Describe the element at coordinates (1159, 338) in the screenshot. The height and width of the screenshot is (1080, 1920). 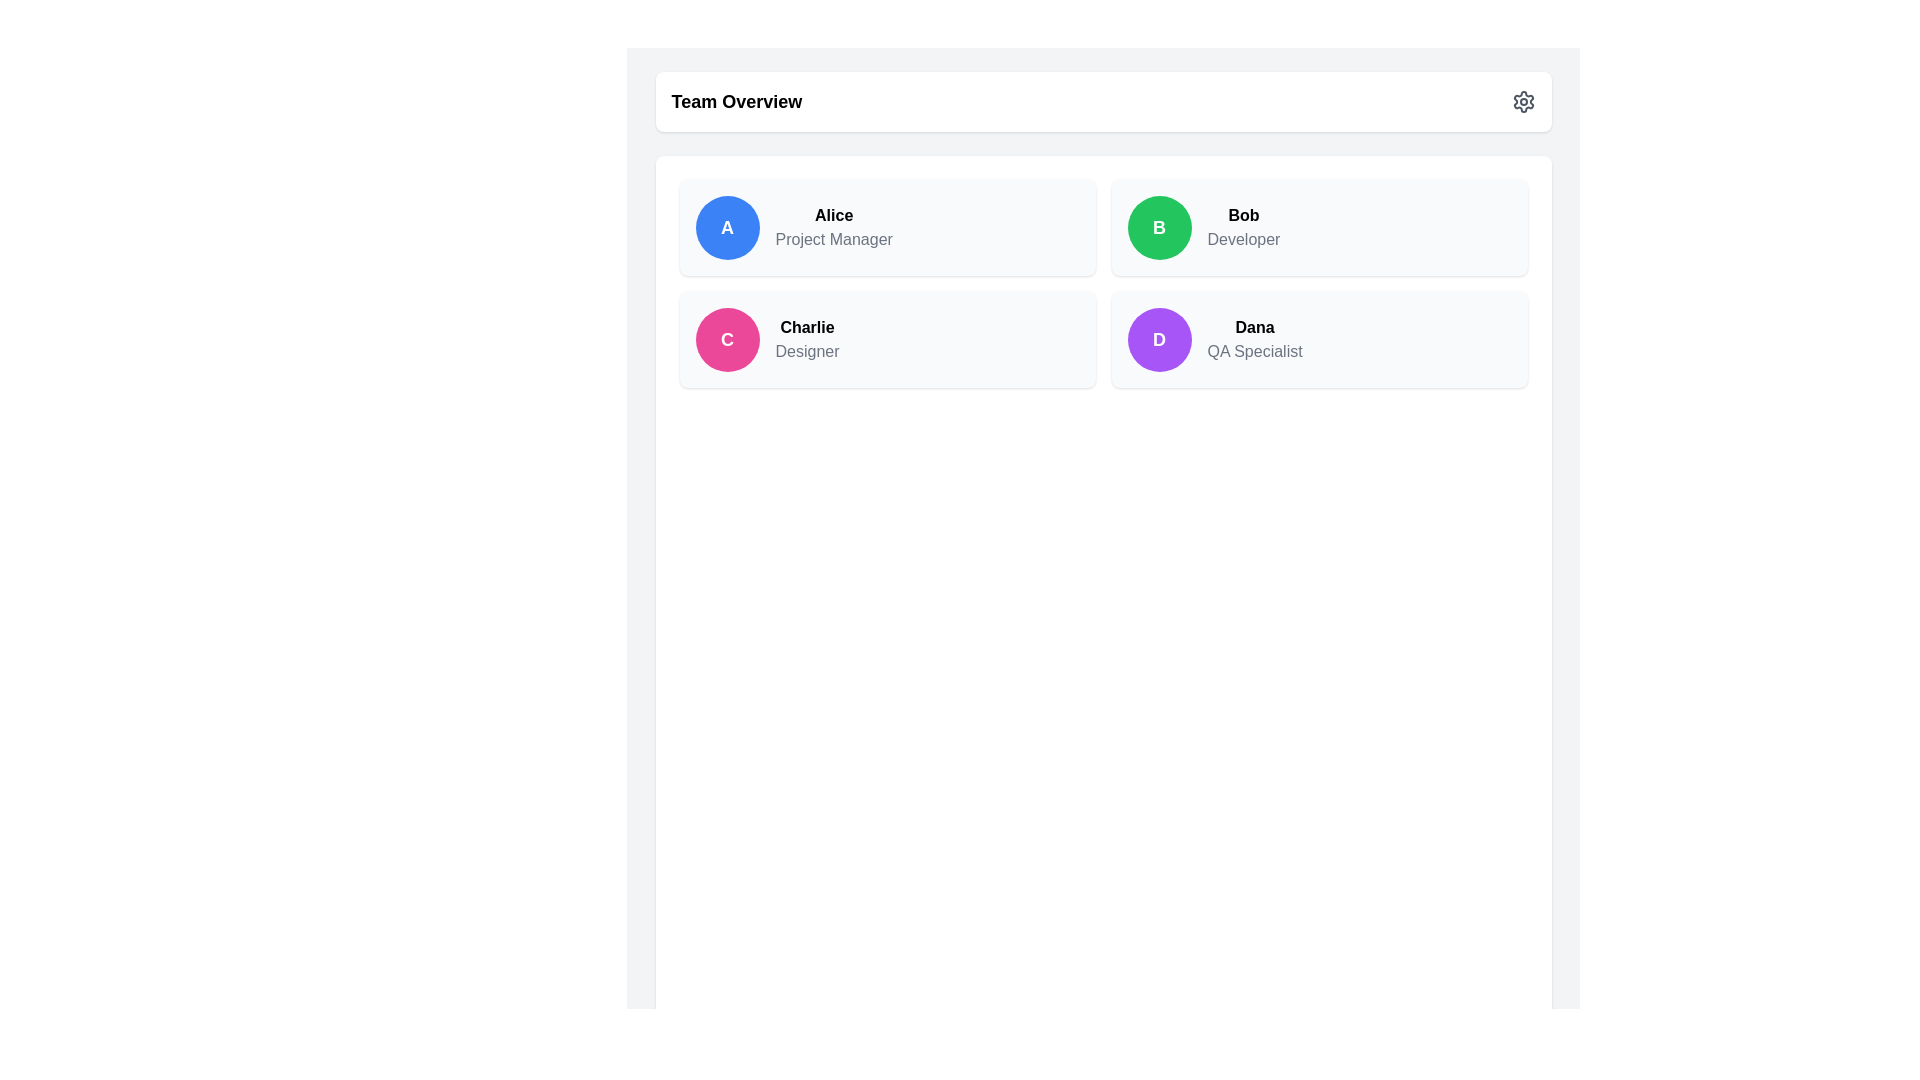
I see `the Avatar representing 'Dana' located in the bottom-right section of the layout, adjacent to the text 'Dana' and 'QA Specialist'` at that location.